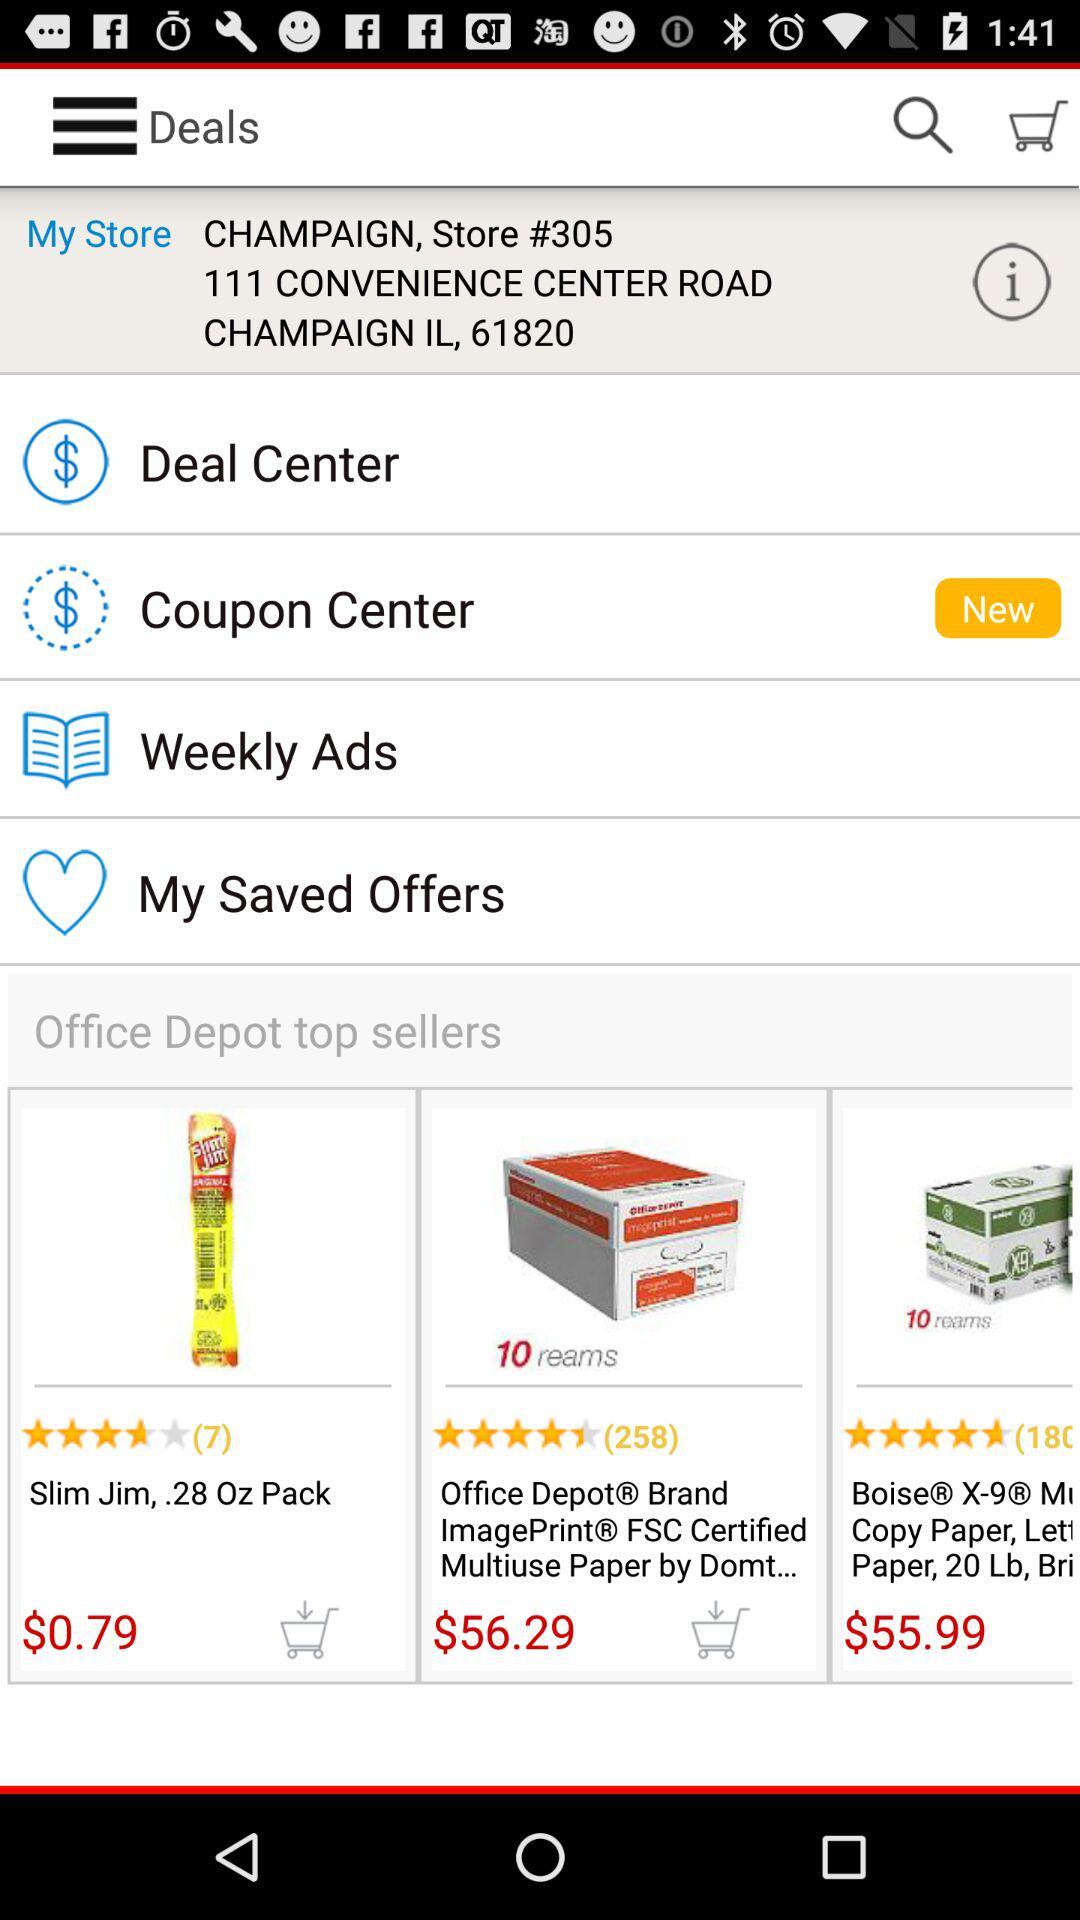 This screenshot has width=1080, height=1920. Describe the element at coordinates (1011, 281) in the screenshot. I see `the app next to champaign, store #305` at that location.